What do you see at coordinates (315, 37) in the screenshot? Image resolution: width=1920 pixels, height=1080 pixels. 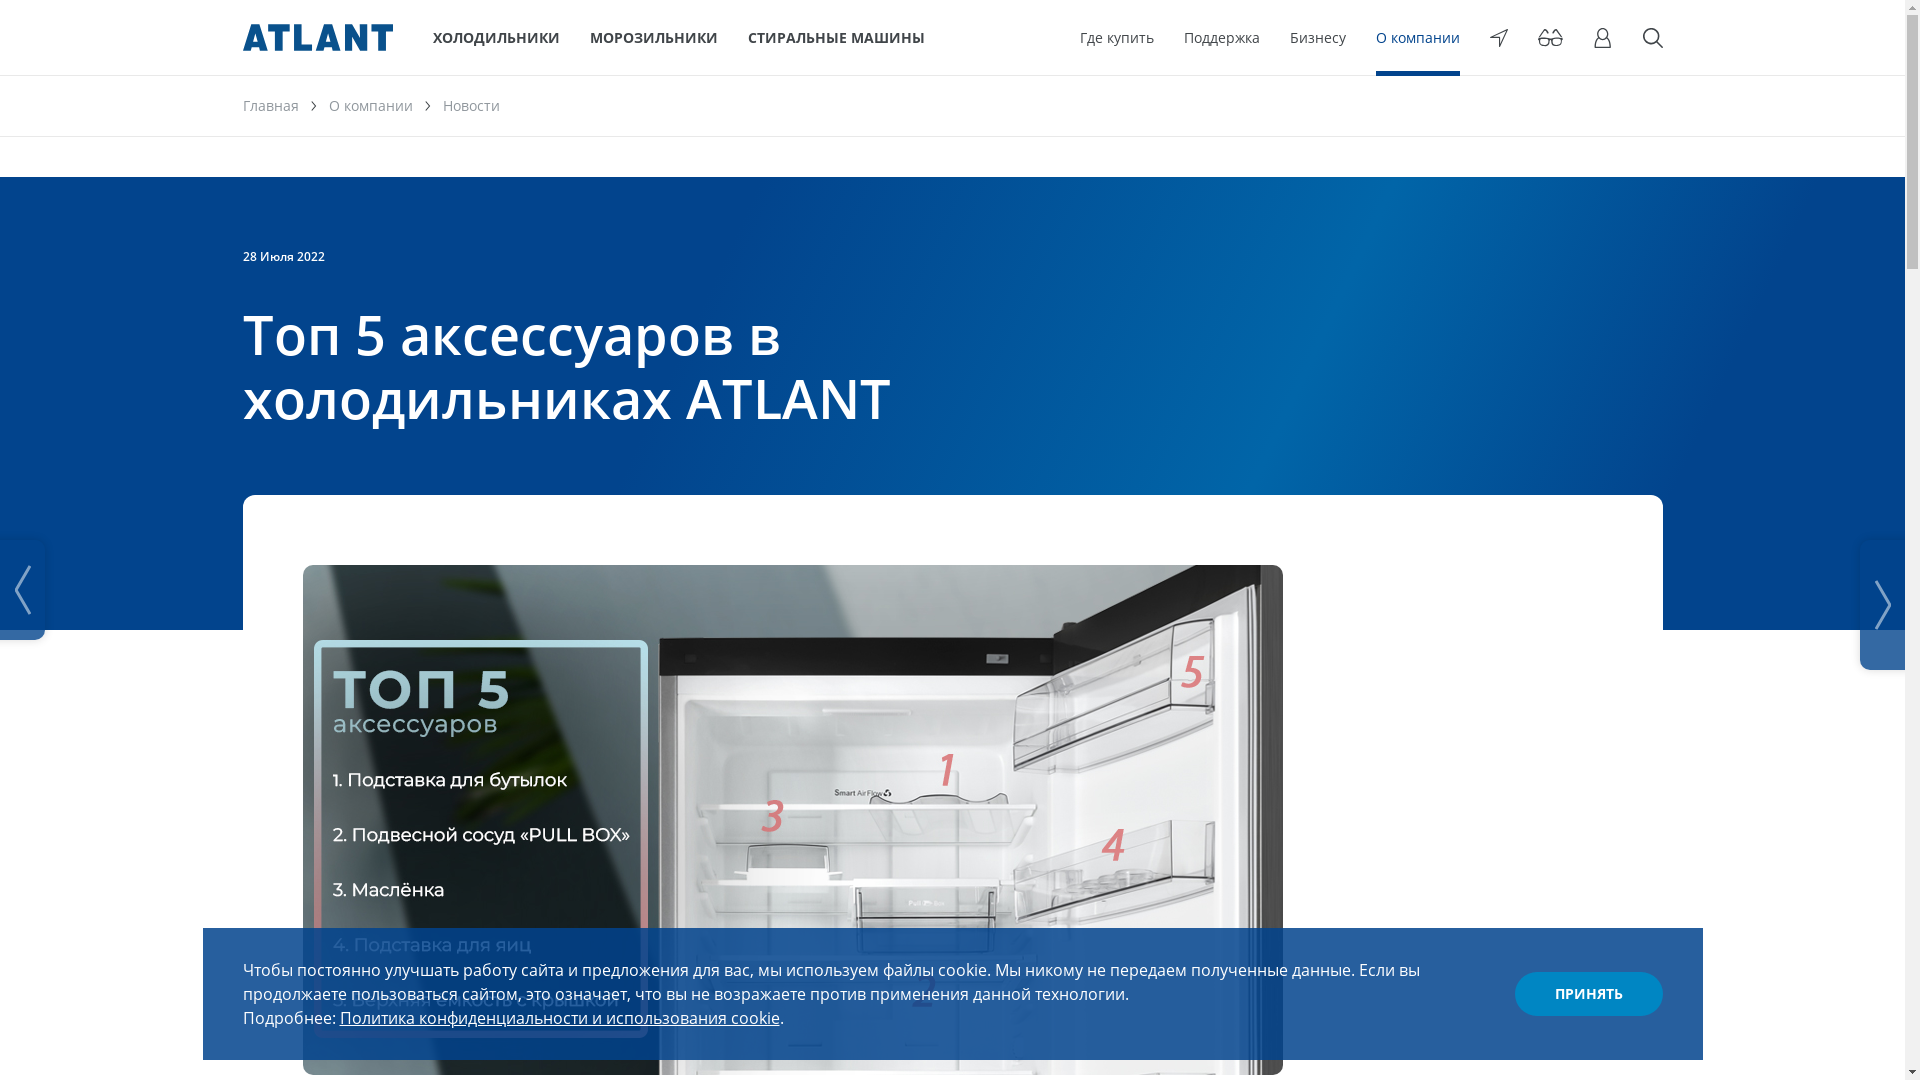 I see `'ATLANT'` at bounding box center [315, 37].